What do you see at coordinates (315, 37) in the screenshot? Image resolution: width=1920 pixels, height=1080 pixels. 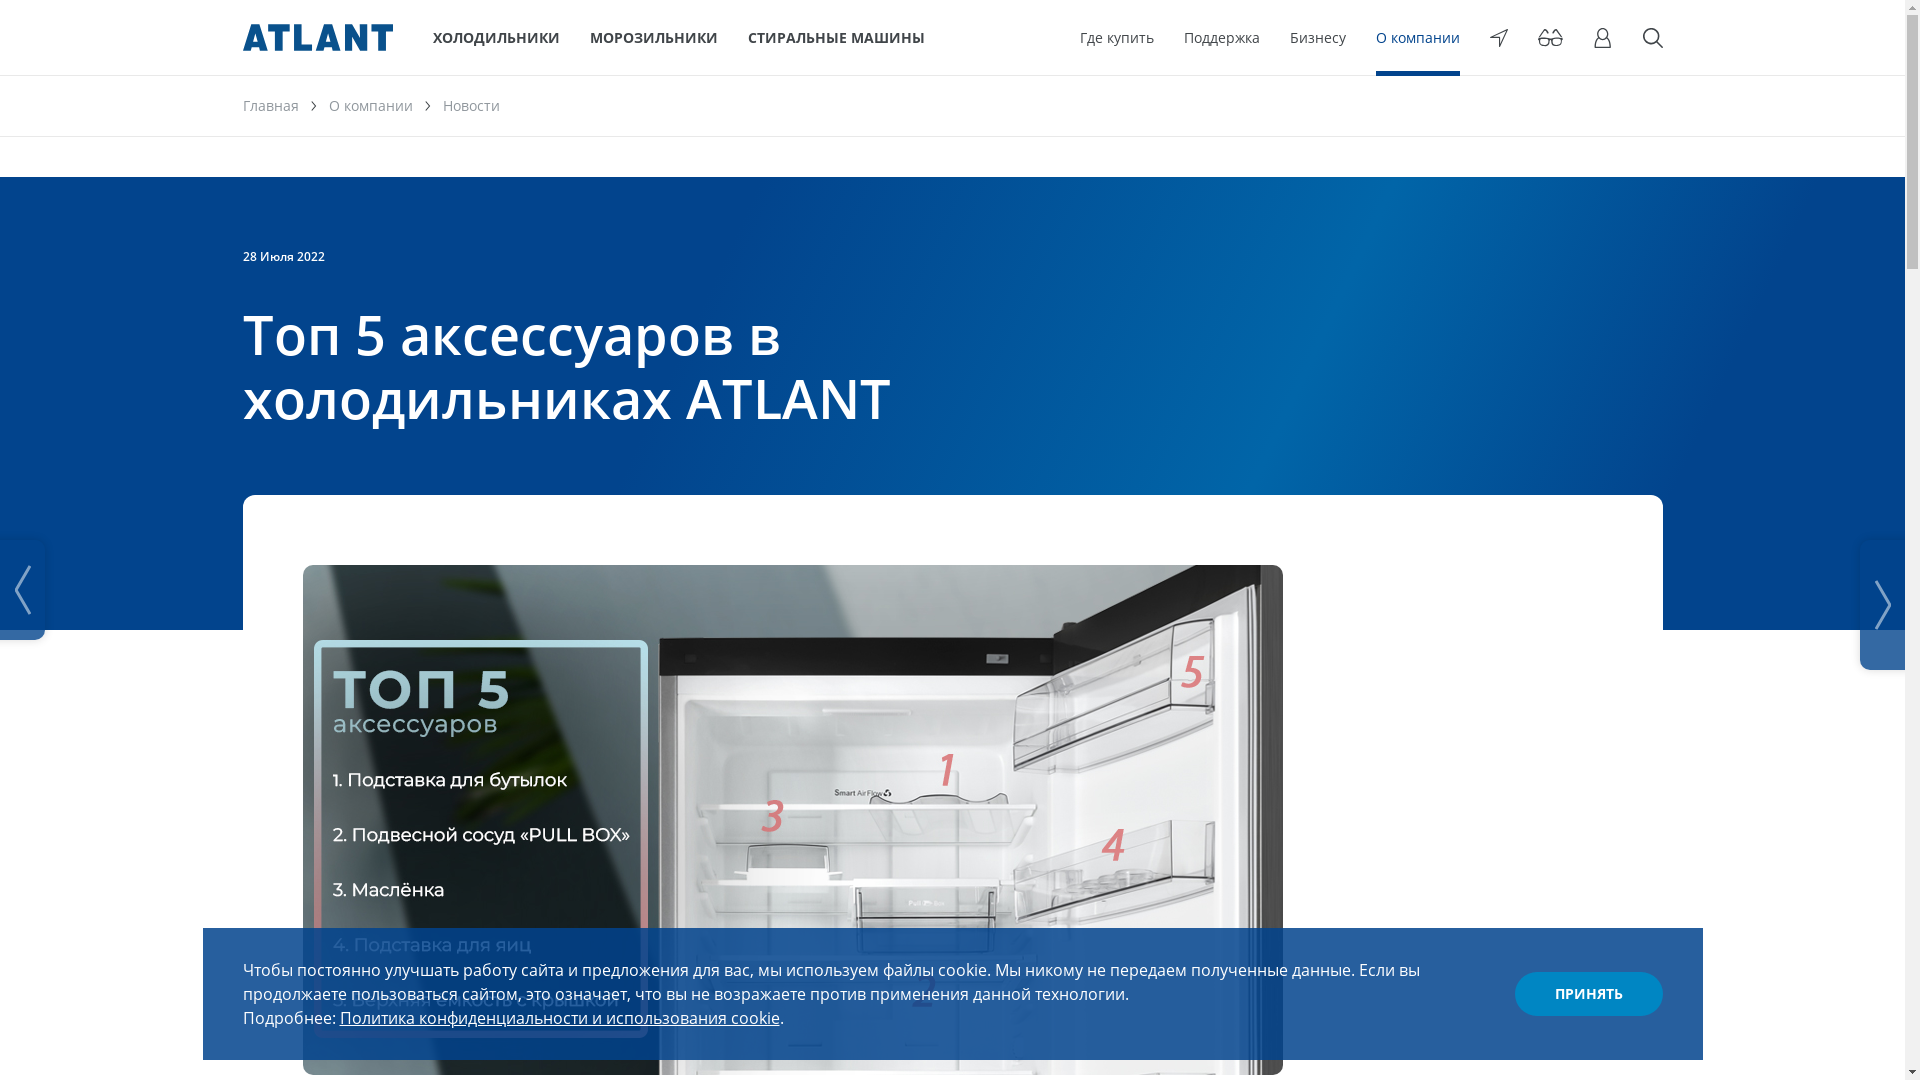 I see `'ATLANT'` at bounding box center [315, 37].